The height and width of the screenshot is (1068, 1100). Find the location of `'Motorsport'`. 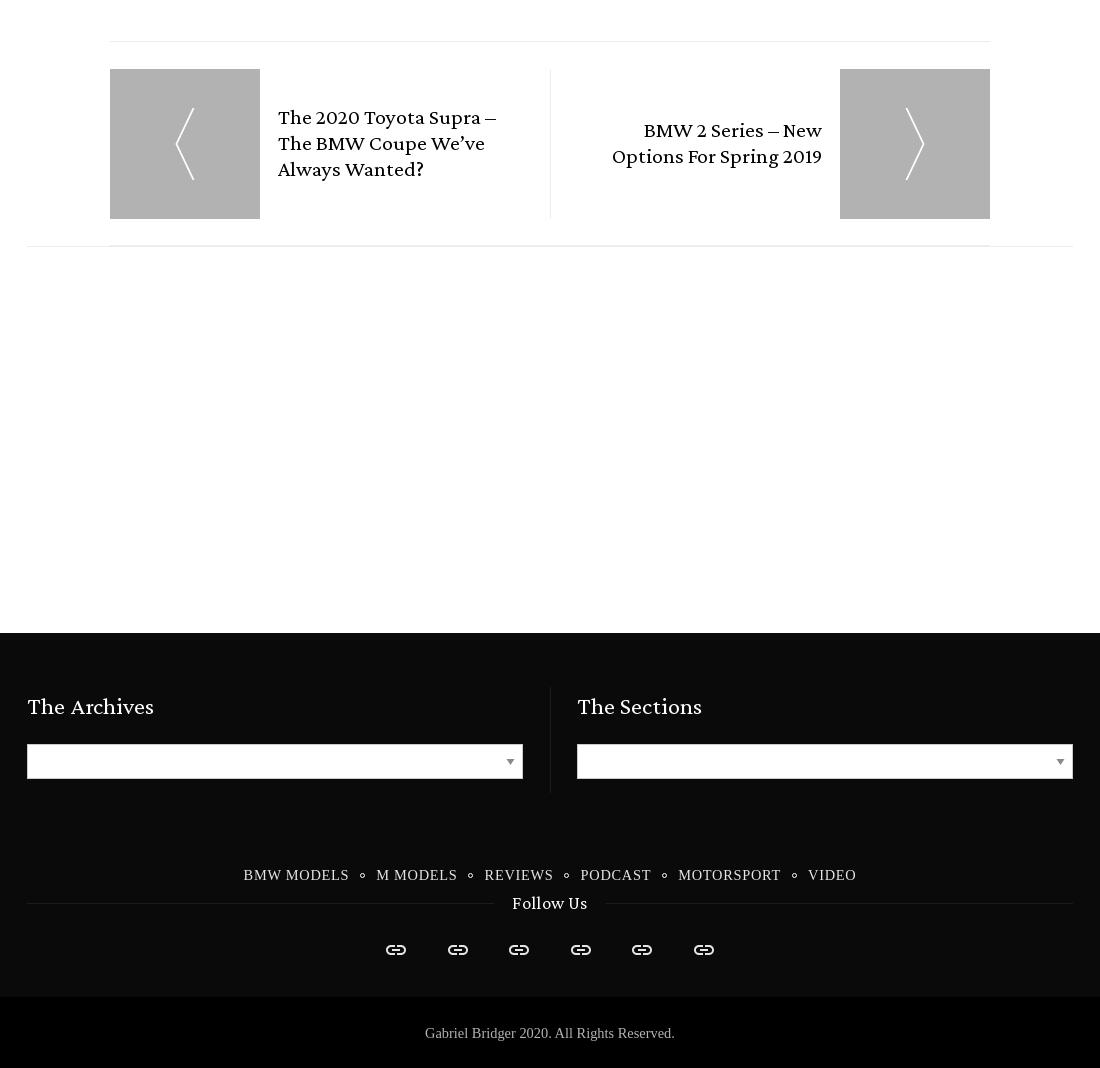

'Motorsport' is located at coordinates (728, 877).